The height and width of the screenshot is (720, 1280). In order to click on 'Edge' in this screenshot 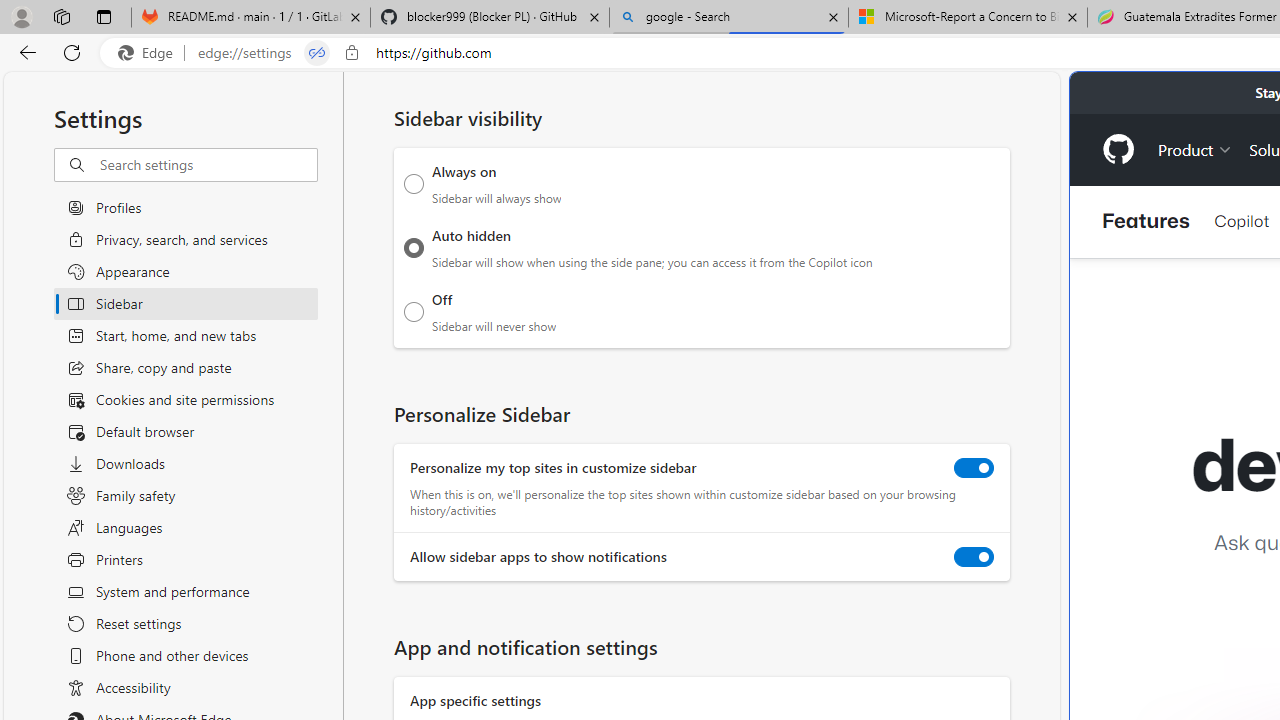, I will do `click(149, 52)`.